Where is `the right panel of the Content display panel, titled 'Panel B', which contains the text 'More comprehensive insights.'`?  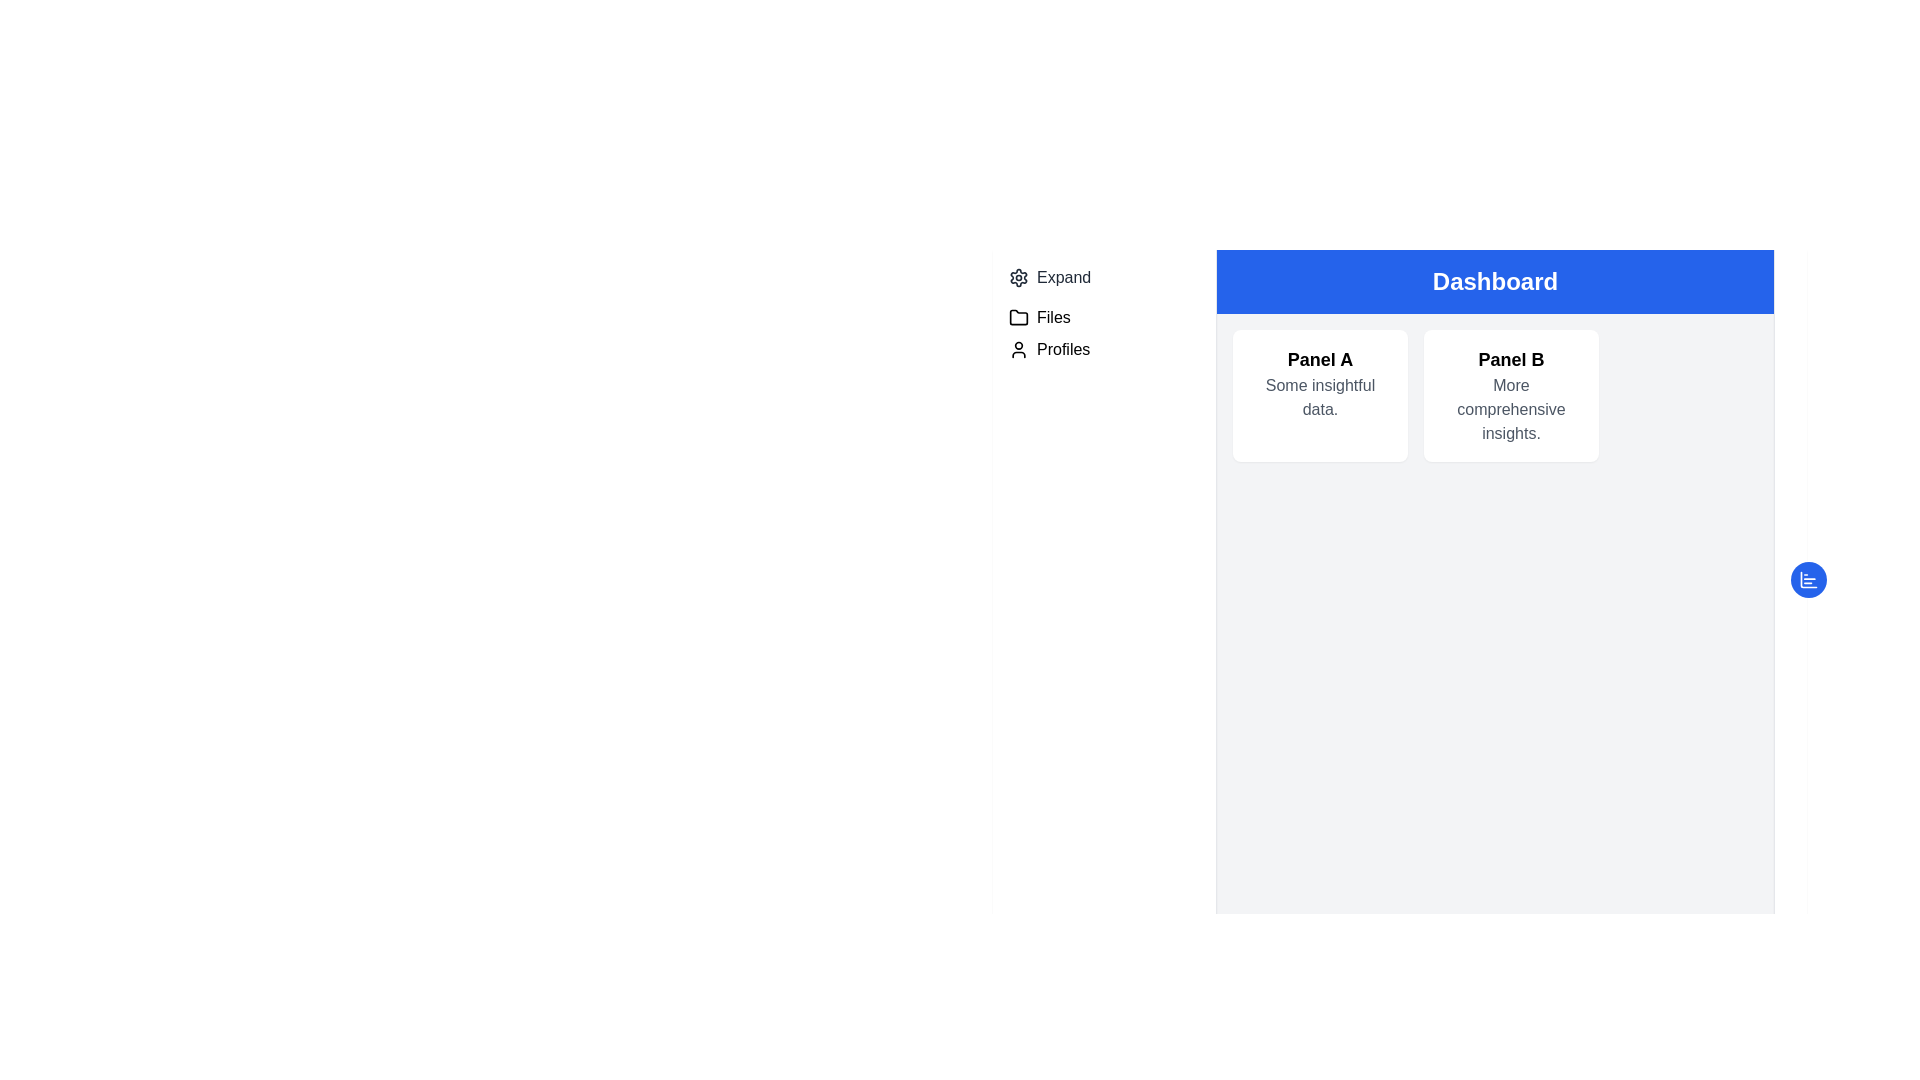 the right panel of the Content display panel, titled 'Panel B', which contains the text 'More comprehensive insights.' is located at coordinates (1495, 396).